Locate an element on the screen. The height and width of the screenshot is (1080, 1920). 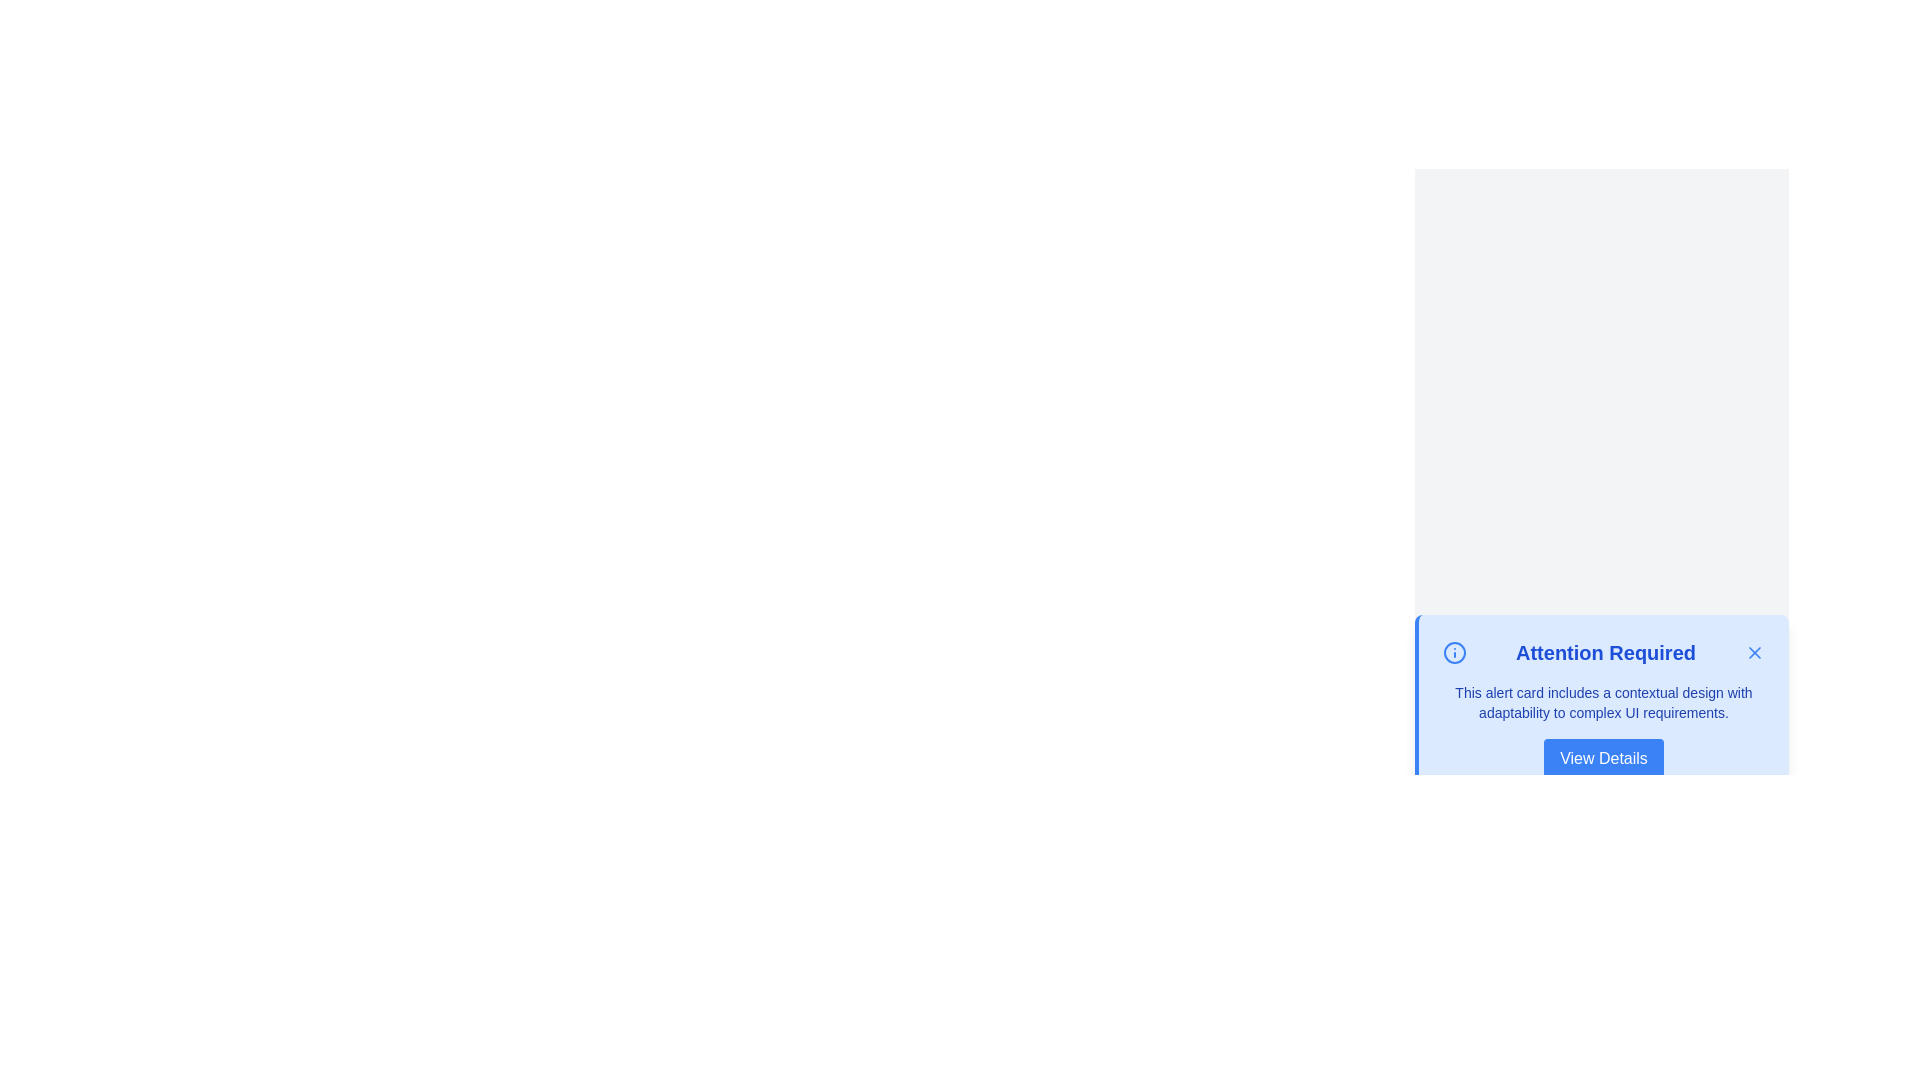
the close button located at the far right of the header of the alert box titled 'Attention Required' is located at coordinates (1754, 652).